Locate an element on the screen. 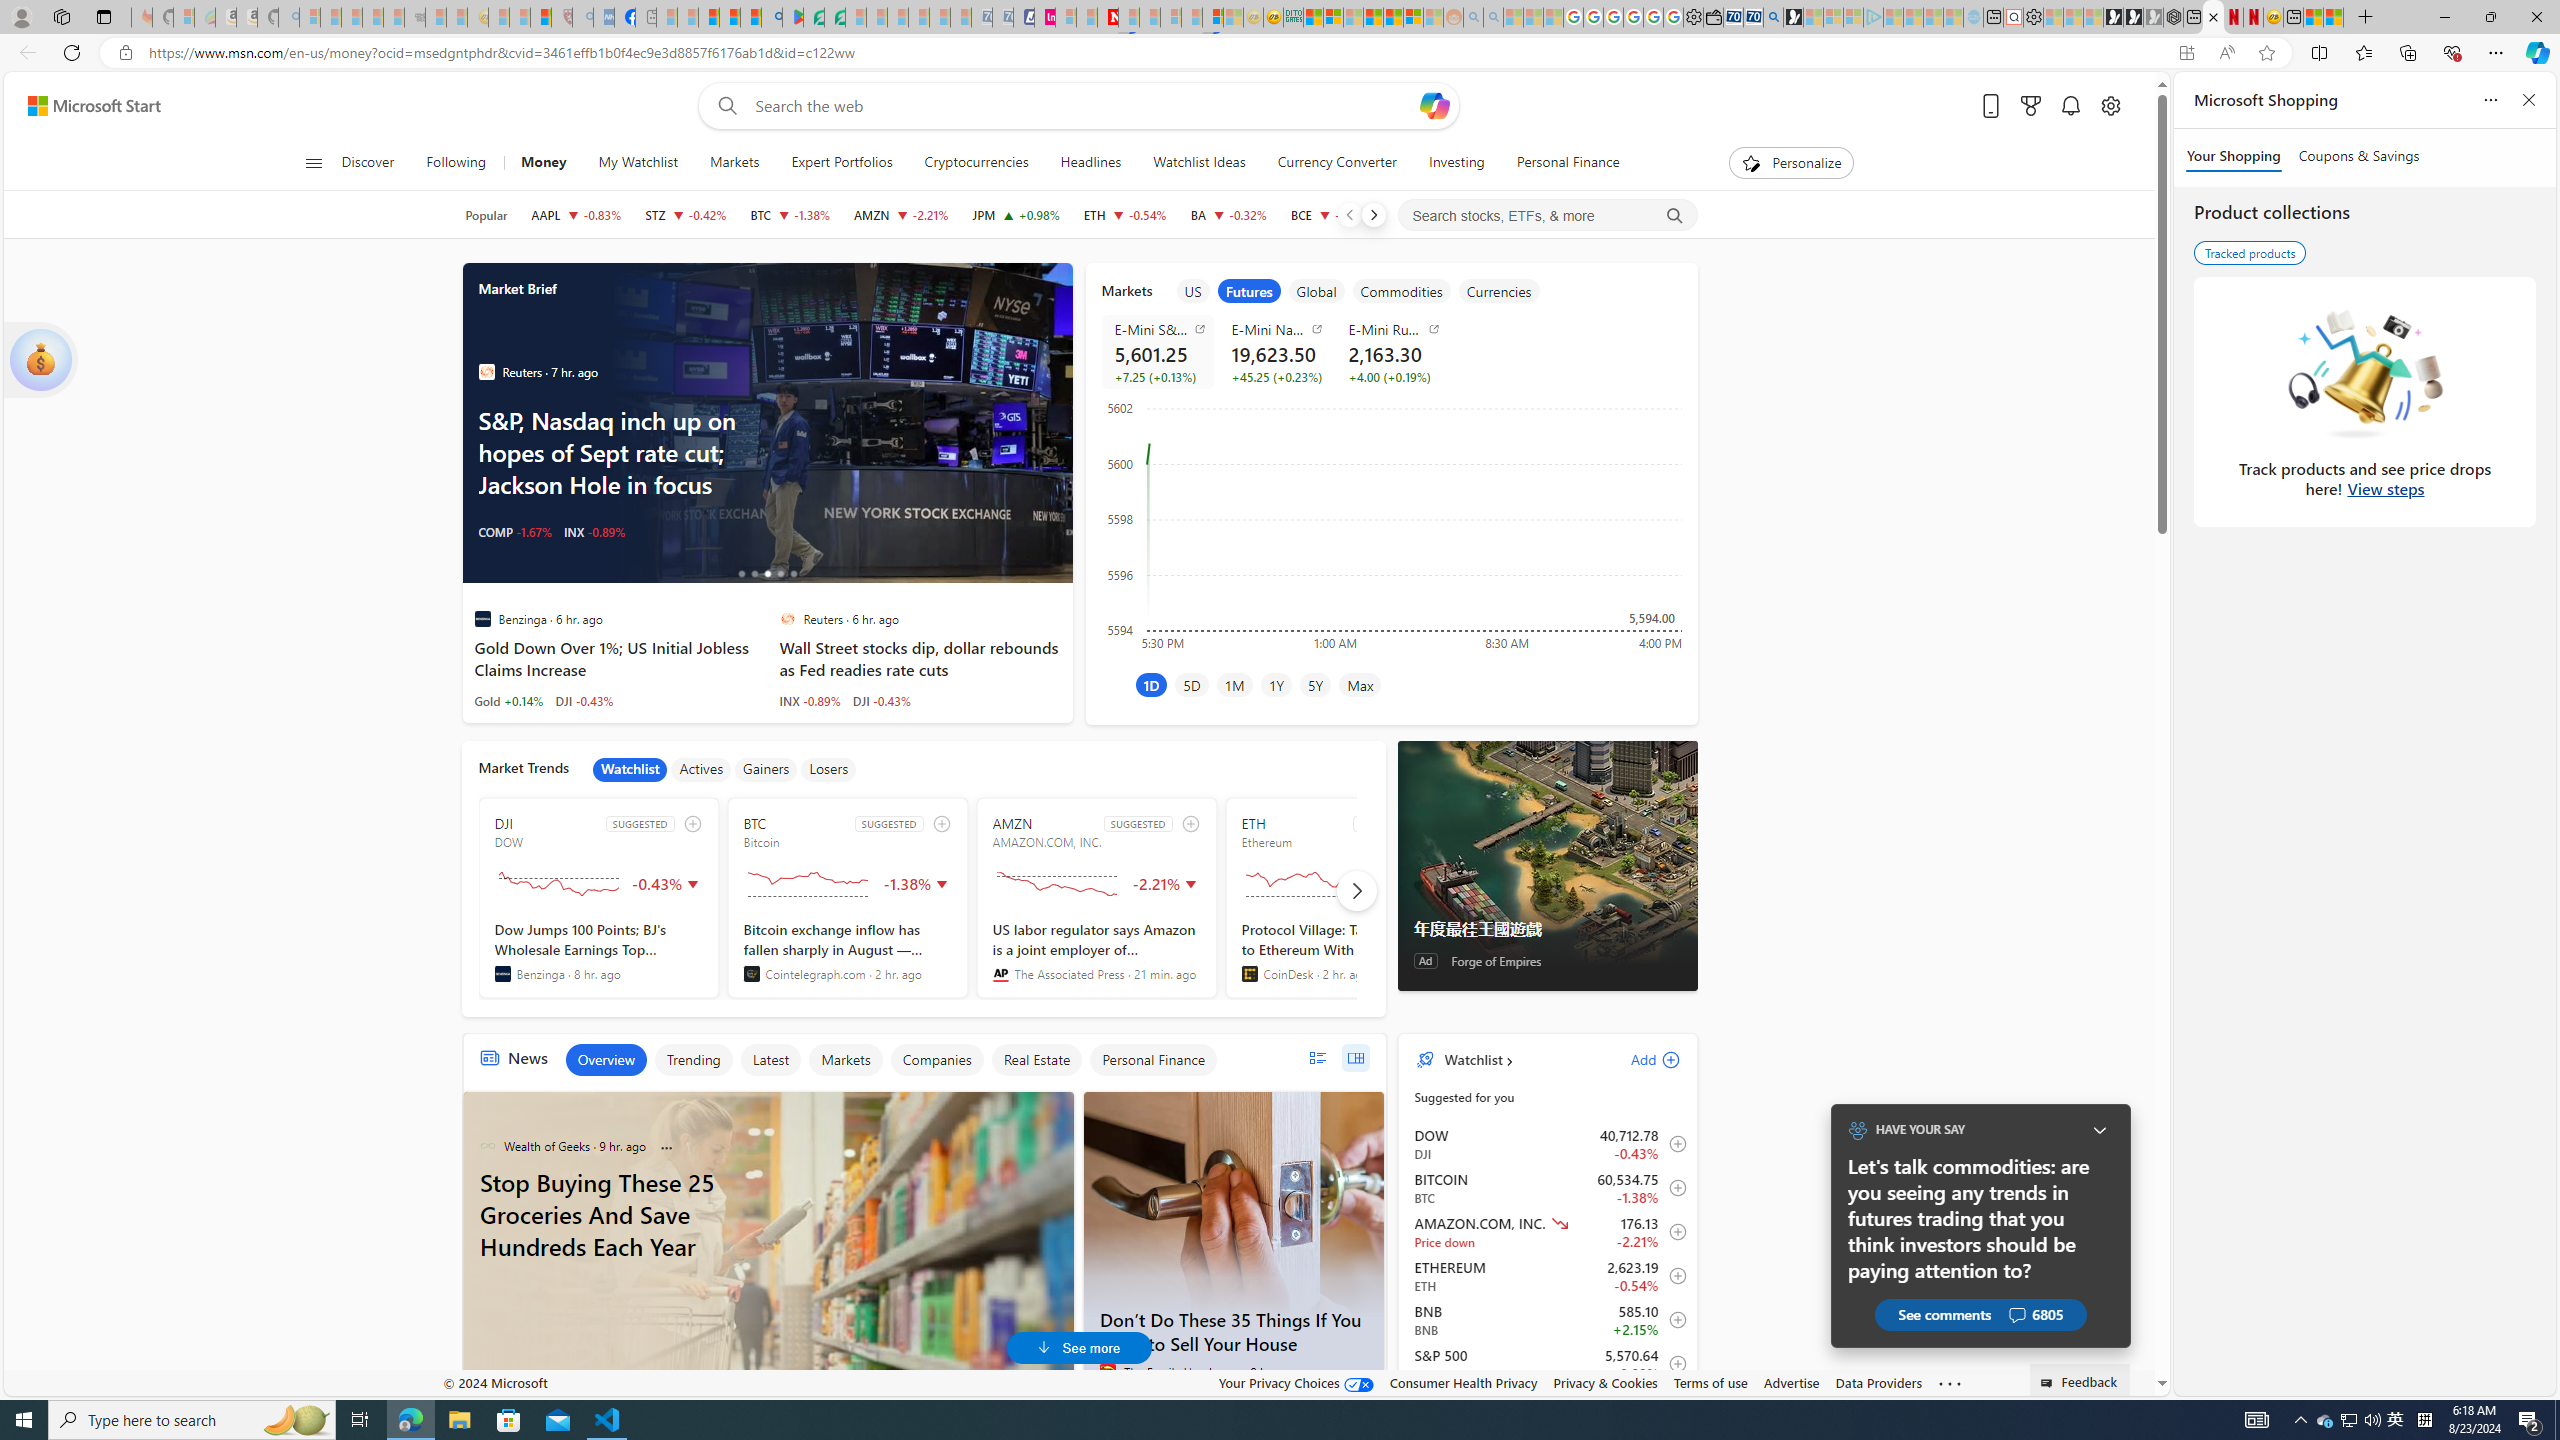 This screenshot has height=1440, width=2560. 'INX S&P 500 decrease 5,570.64 -50.21 -0.89% item5' is located at coordinates (1548, 1363).